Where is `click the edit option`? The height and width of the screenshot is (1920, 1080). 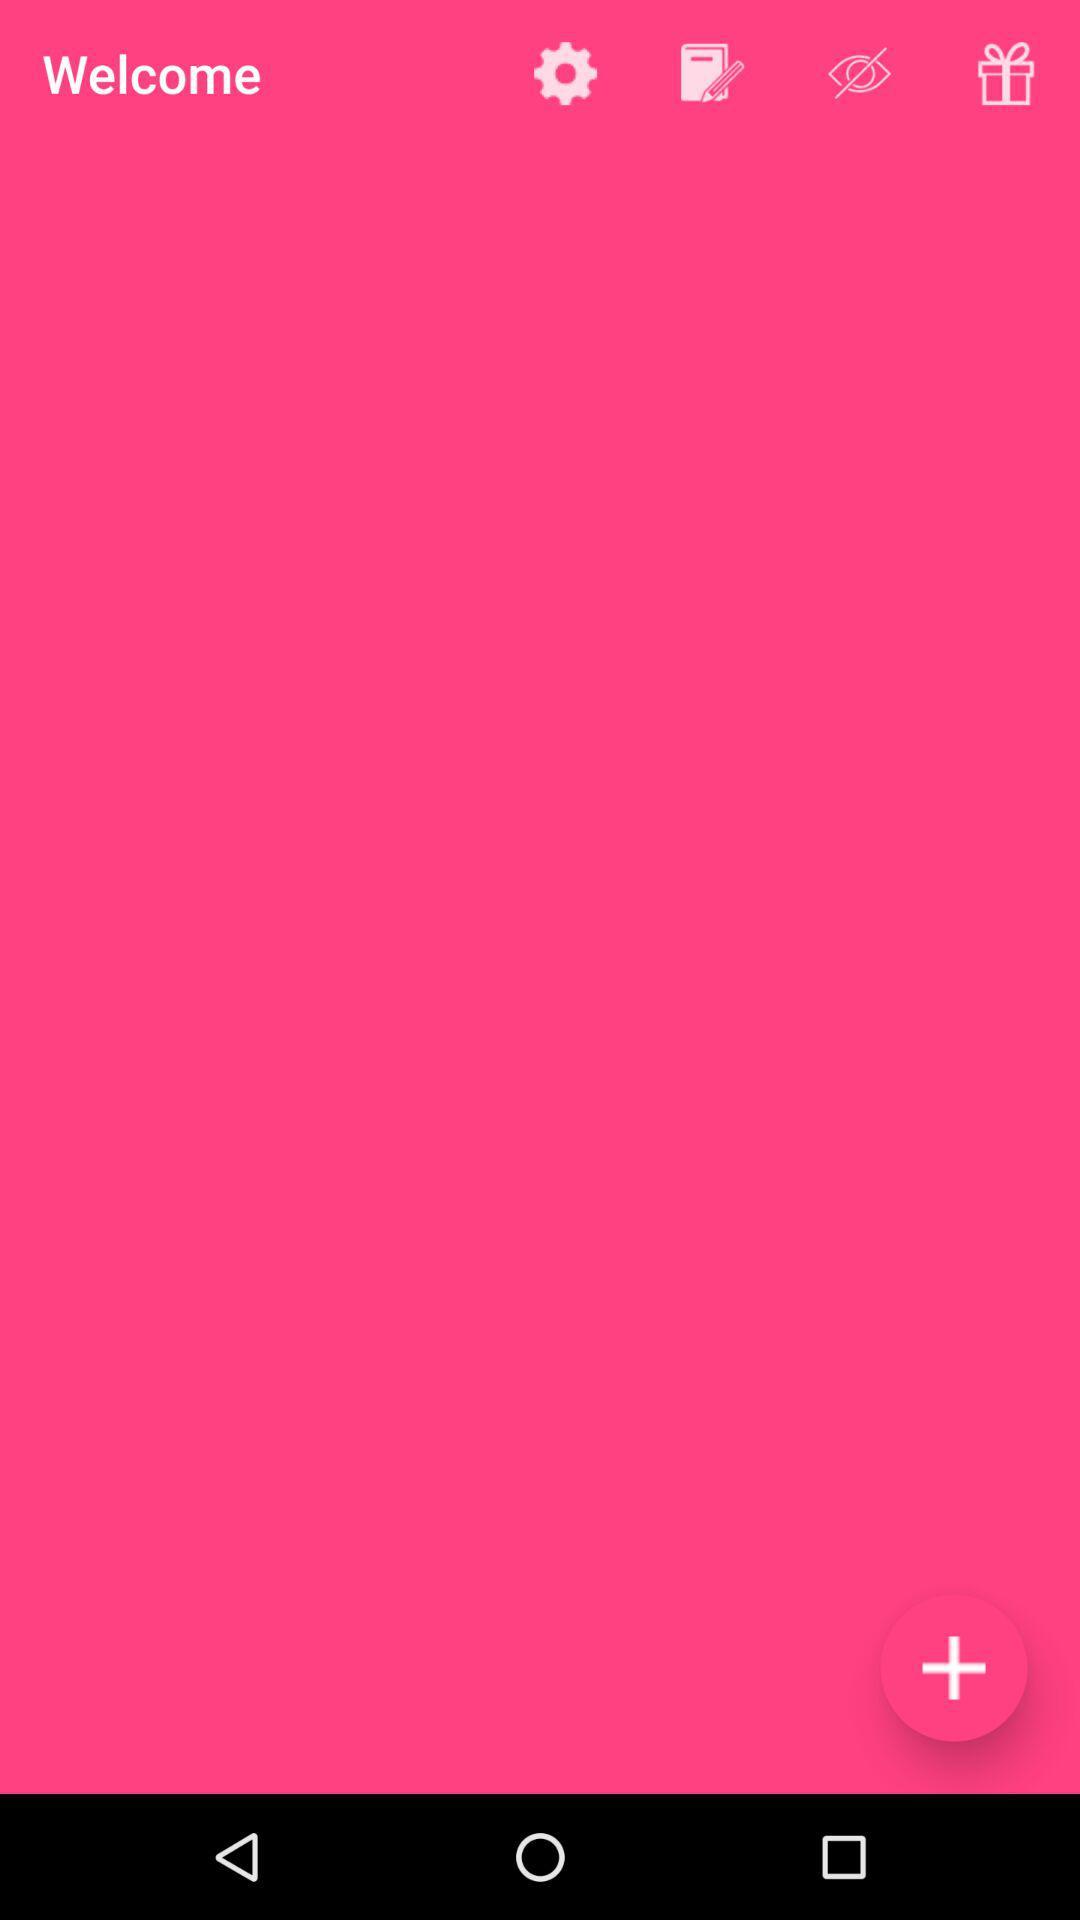
click the edit option is located at coordinates (711, 73).